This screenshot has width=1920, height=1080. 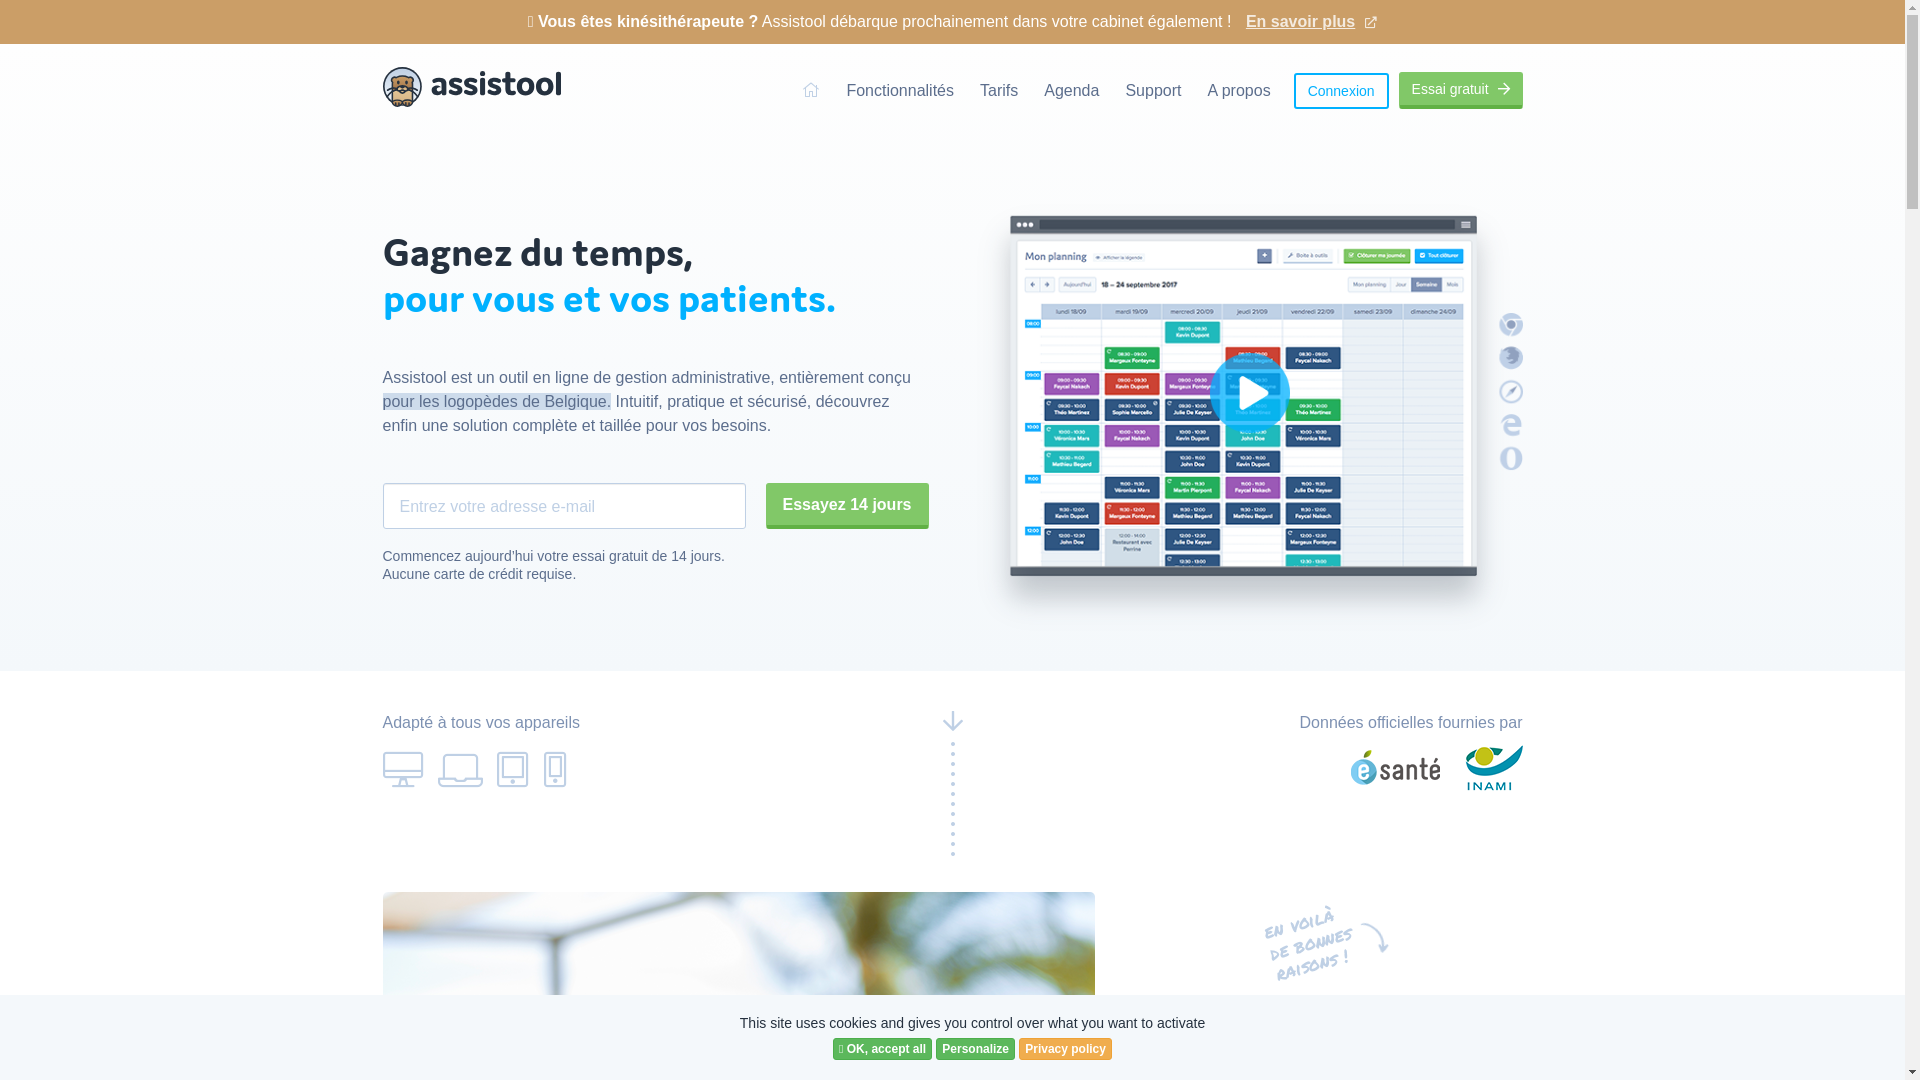 I want to click on 'Personalize', so click(x=935, y=1048).